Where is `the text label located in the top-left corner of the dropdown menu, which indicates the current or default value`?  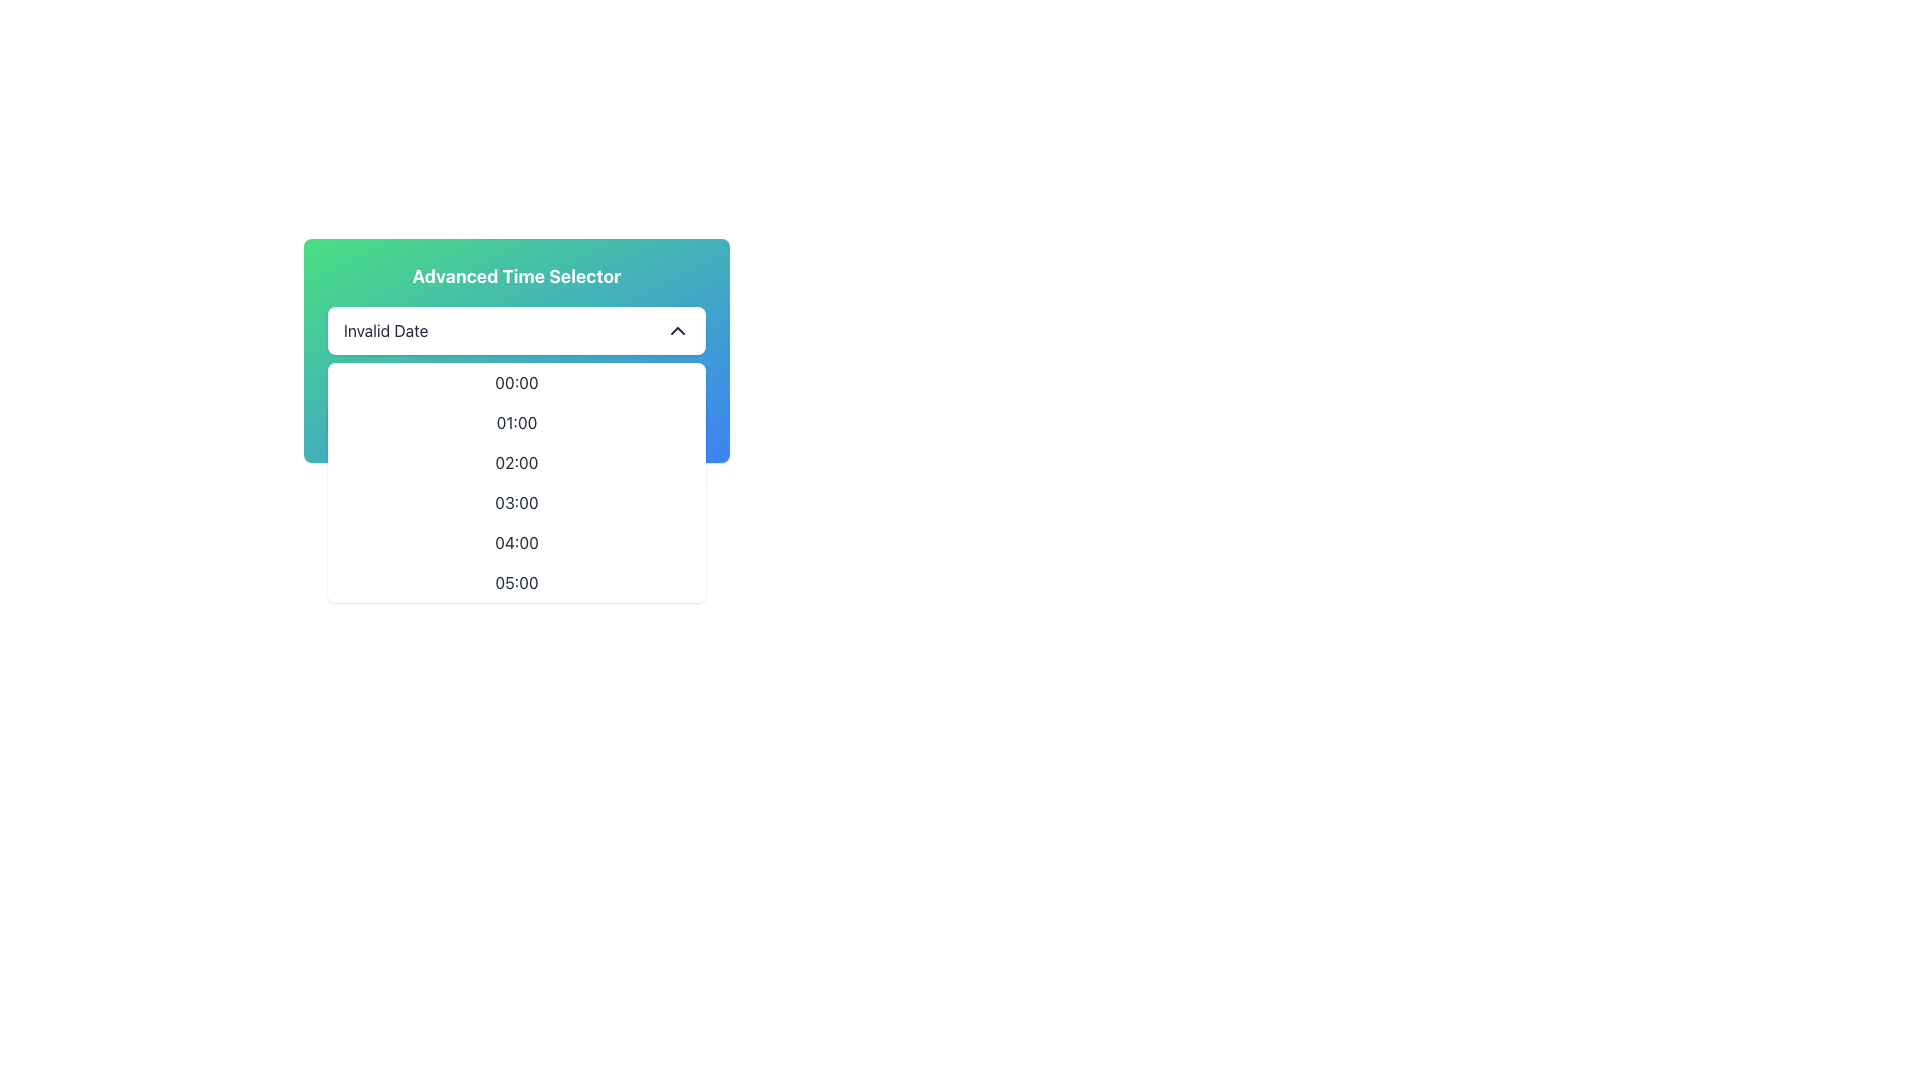
the text label located in the top-left corner of the dropdown menu, which indicates the current or default value is located at coordinates (386, 330).